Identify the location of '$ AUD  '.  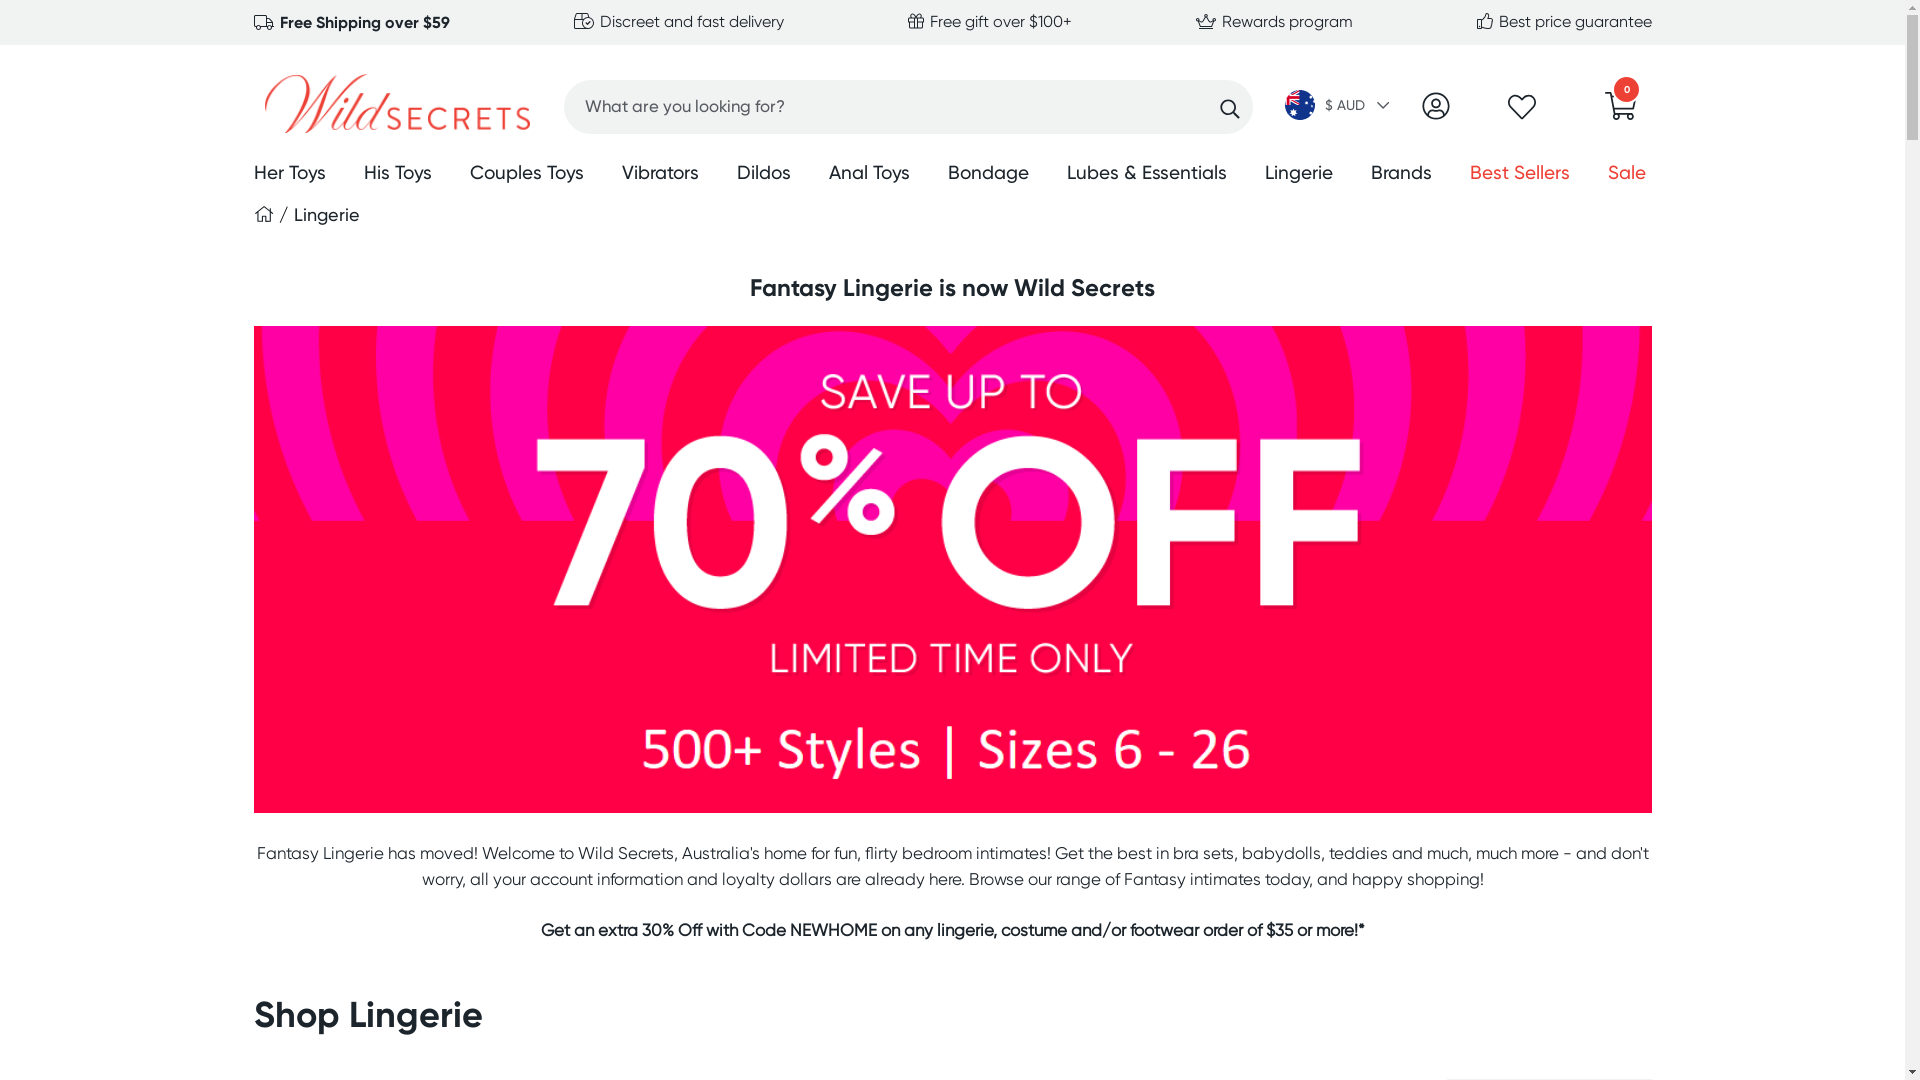
(1337, 107).